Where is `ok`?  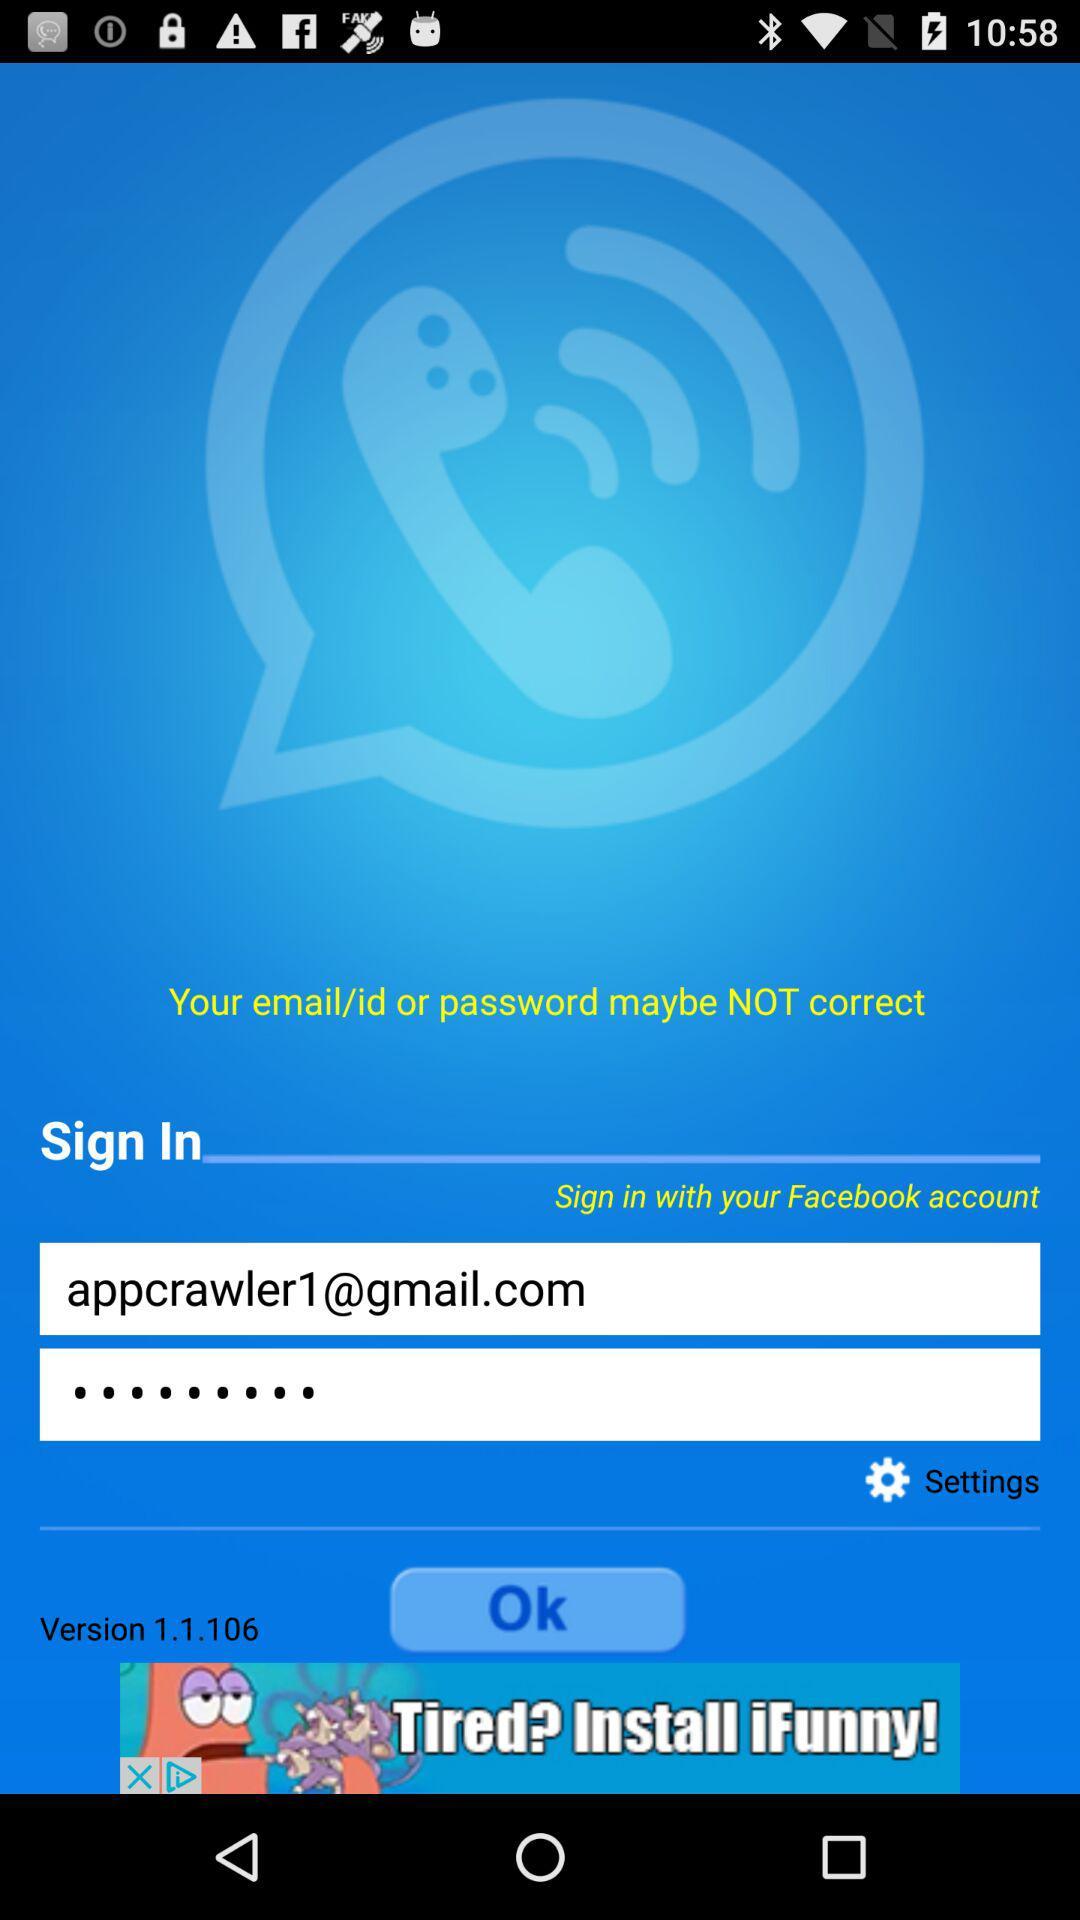 ok is located at coordinates (540, 1611).